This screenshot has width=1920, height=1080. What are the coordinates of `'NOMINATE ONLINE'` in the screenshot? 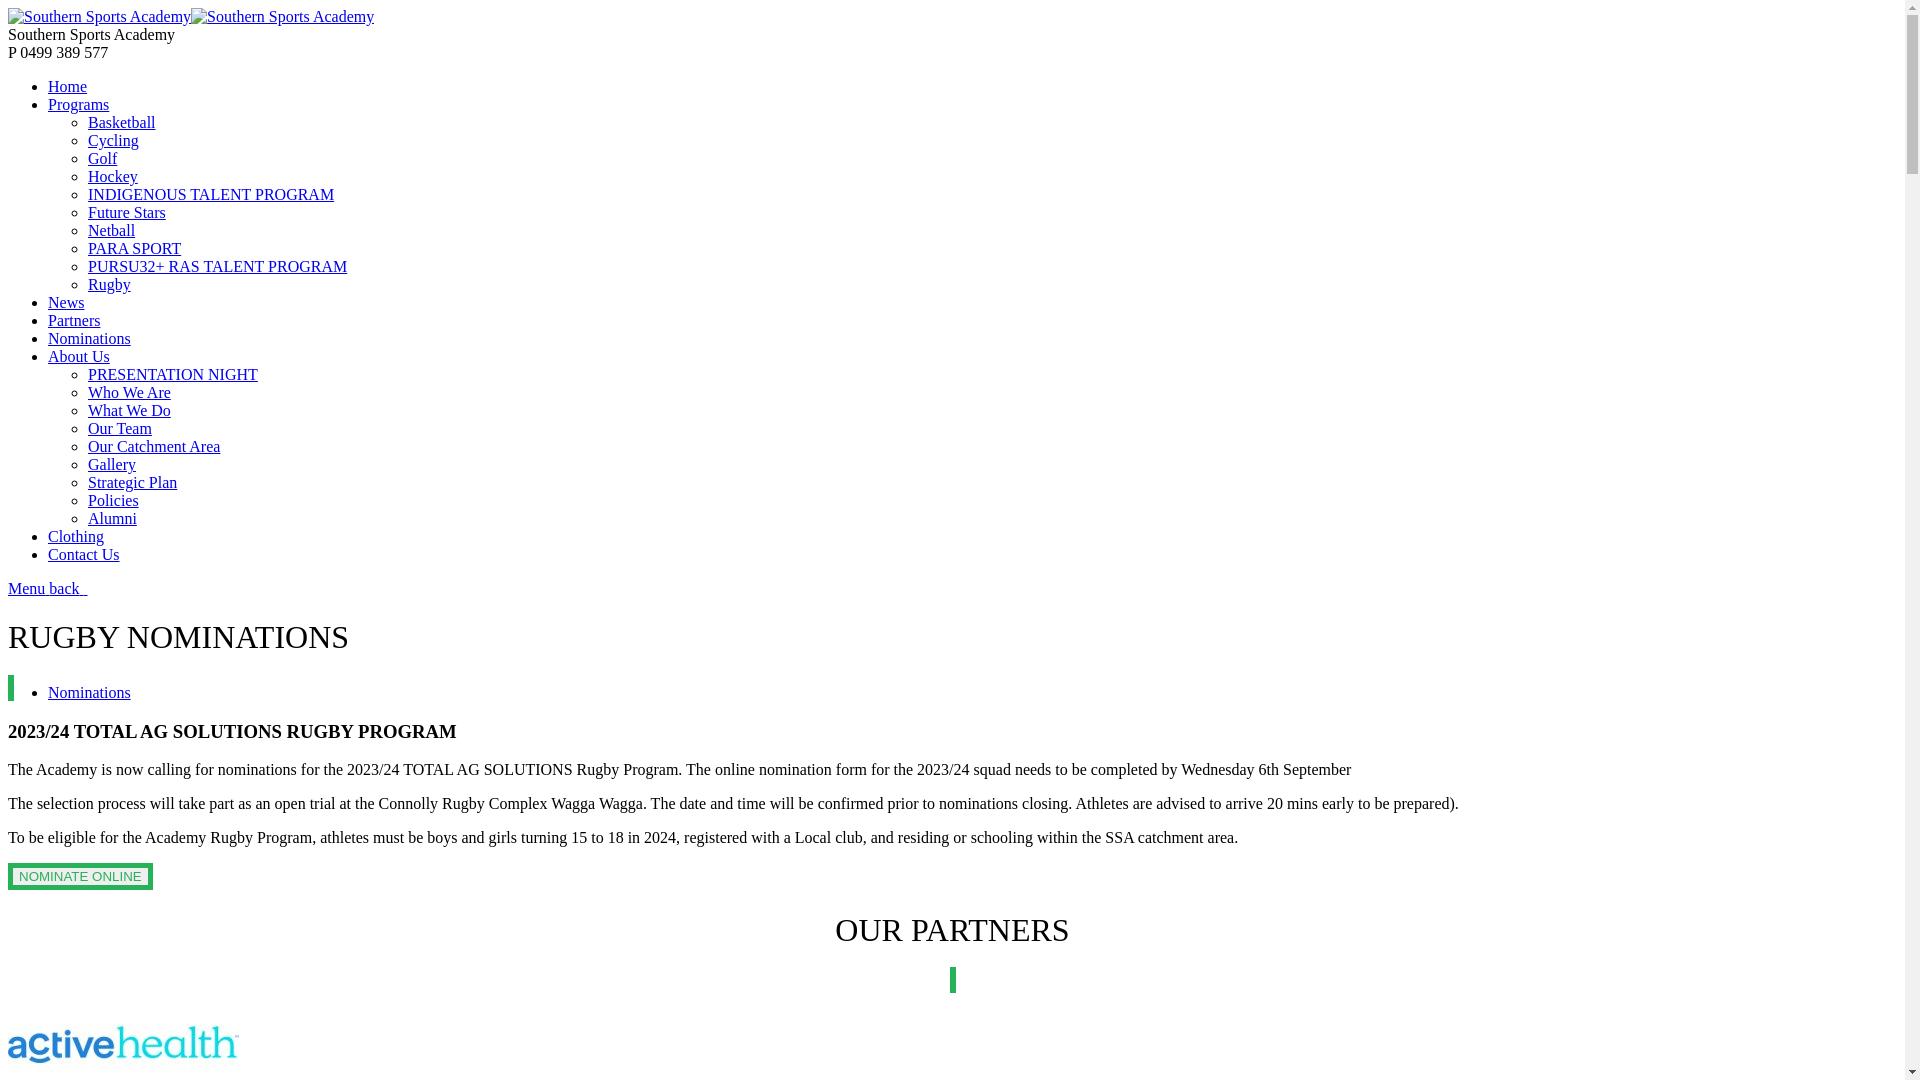 It's located at (80, 875).